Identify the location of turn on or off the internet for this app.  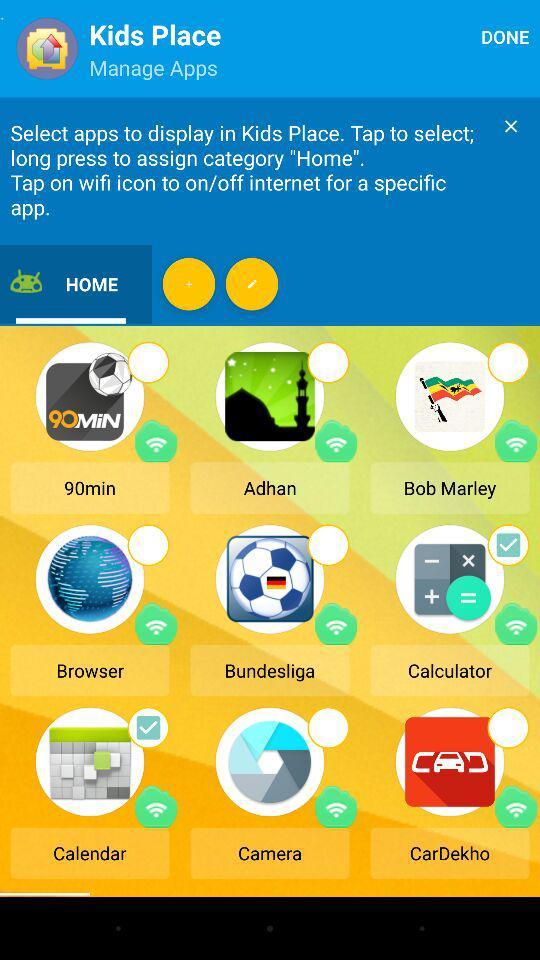
(336, 441).